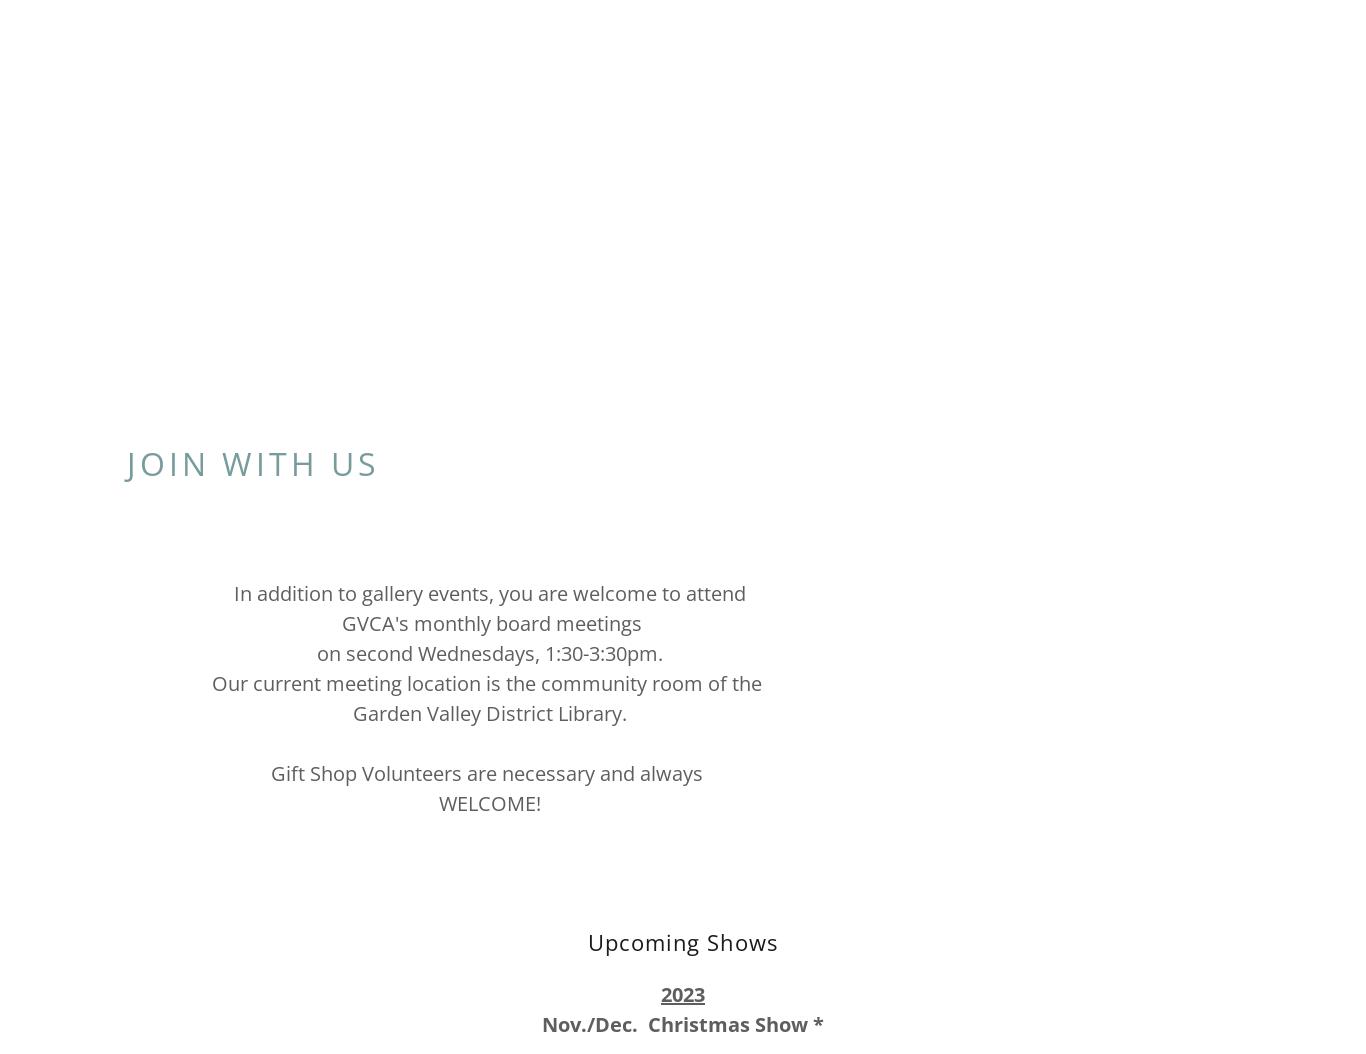 The height and width of the screenshot is (1054, 1366). Describe the element at coordinates (351, 711) in the screenshot. I see `'Garden Valley District Library.'` at that location.